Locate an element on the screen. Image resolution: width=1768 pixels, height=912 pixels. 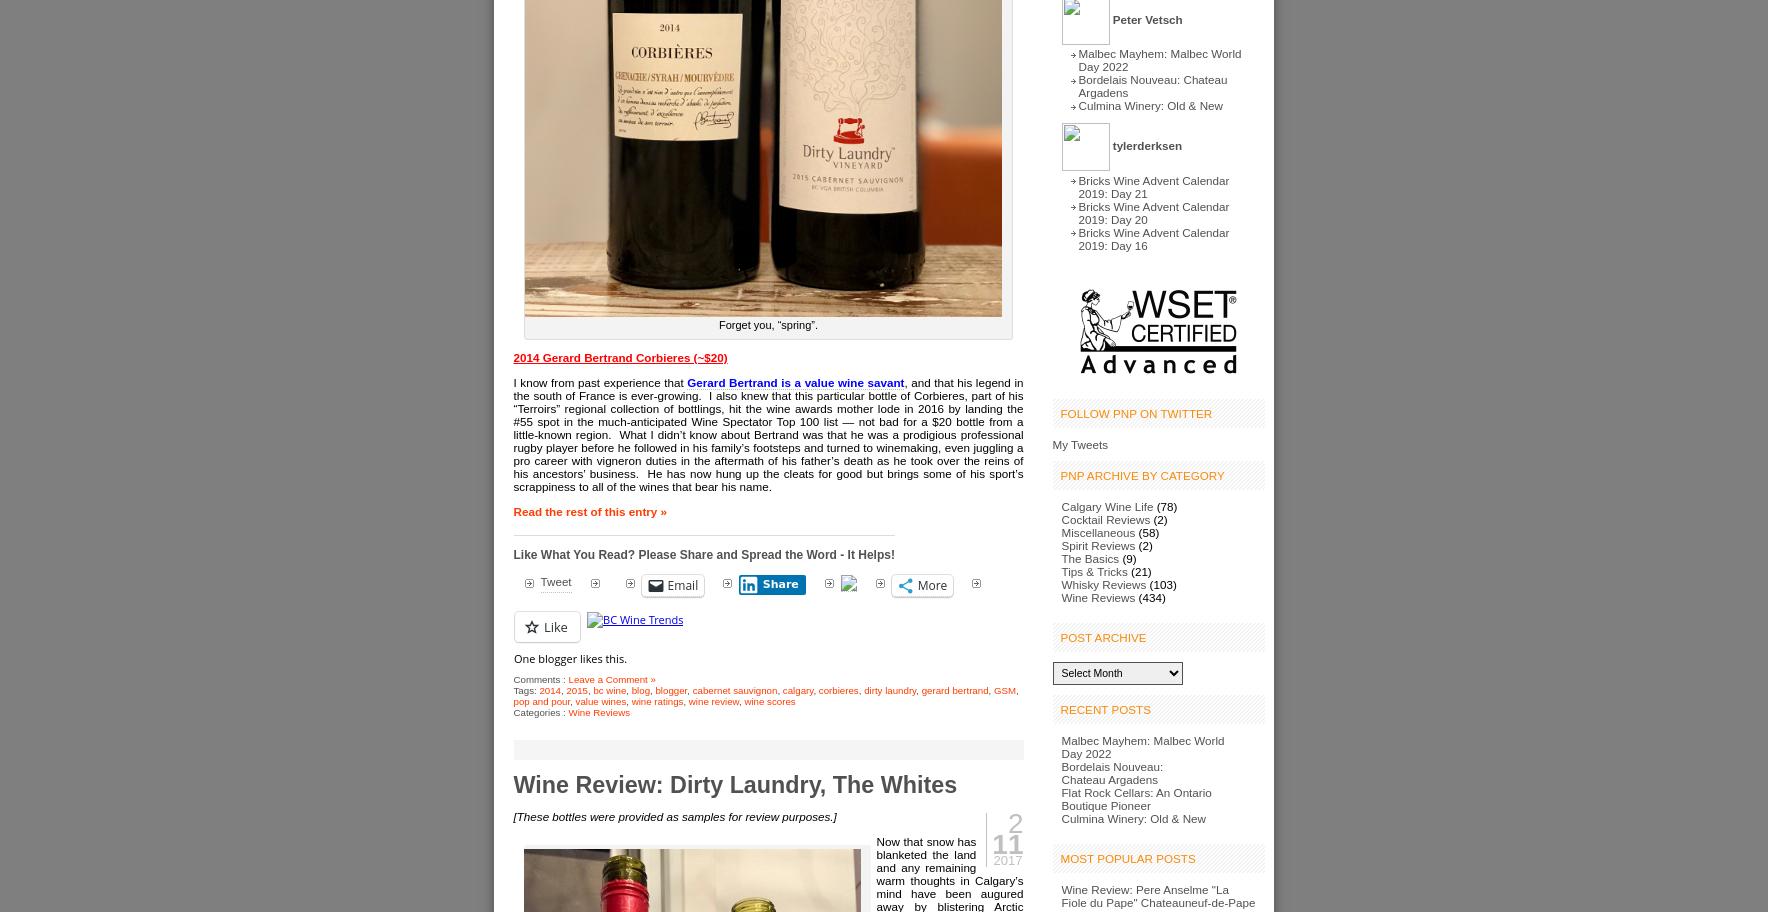
'Flat Rock Cellars: An Ontario Boutique Pioneer' is located at coordinates (1059, 798).